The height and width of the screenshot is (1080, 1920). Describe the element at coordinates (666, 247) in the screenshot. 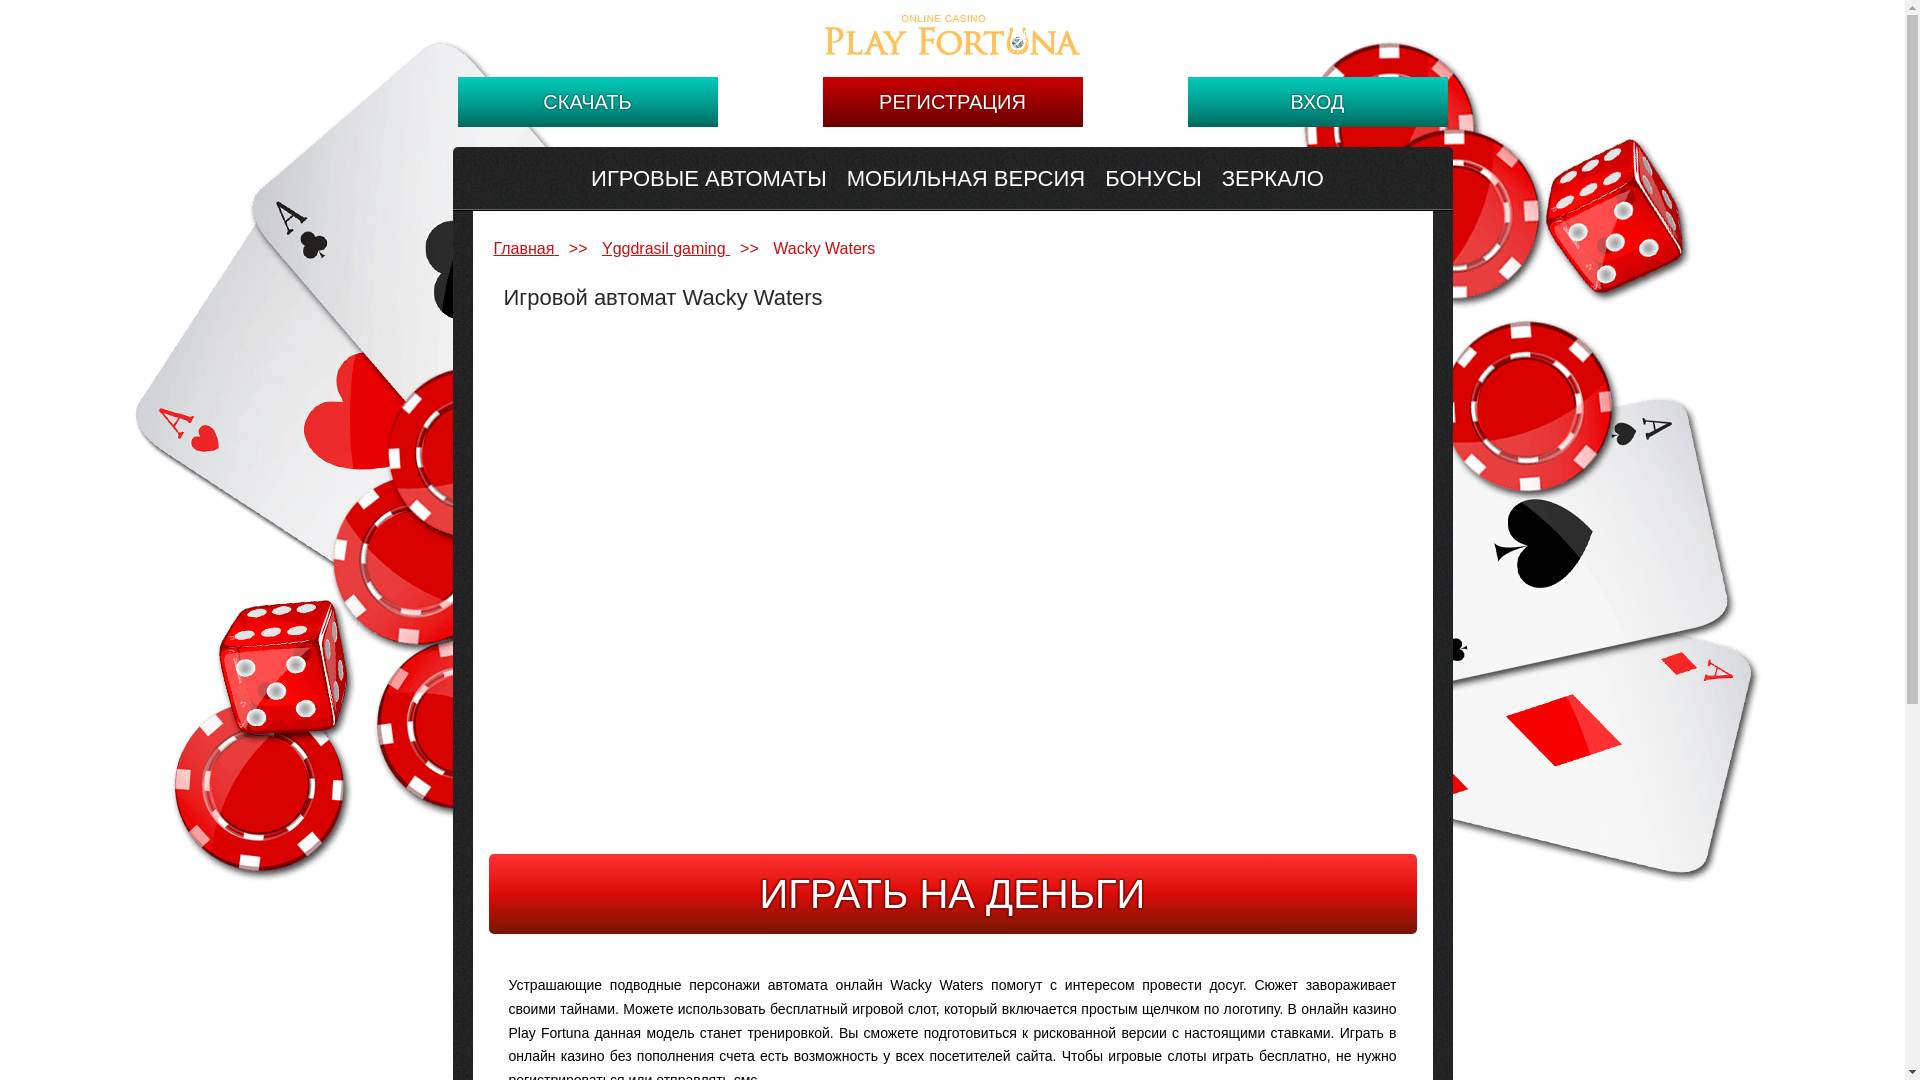

I see `'Yggdrasil gaming'` at that location.